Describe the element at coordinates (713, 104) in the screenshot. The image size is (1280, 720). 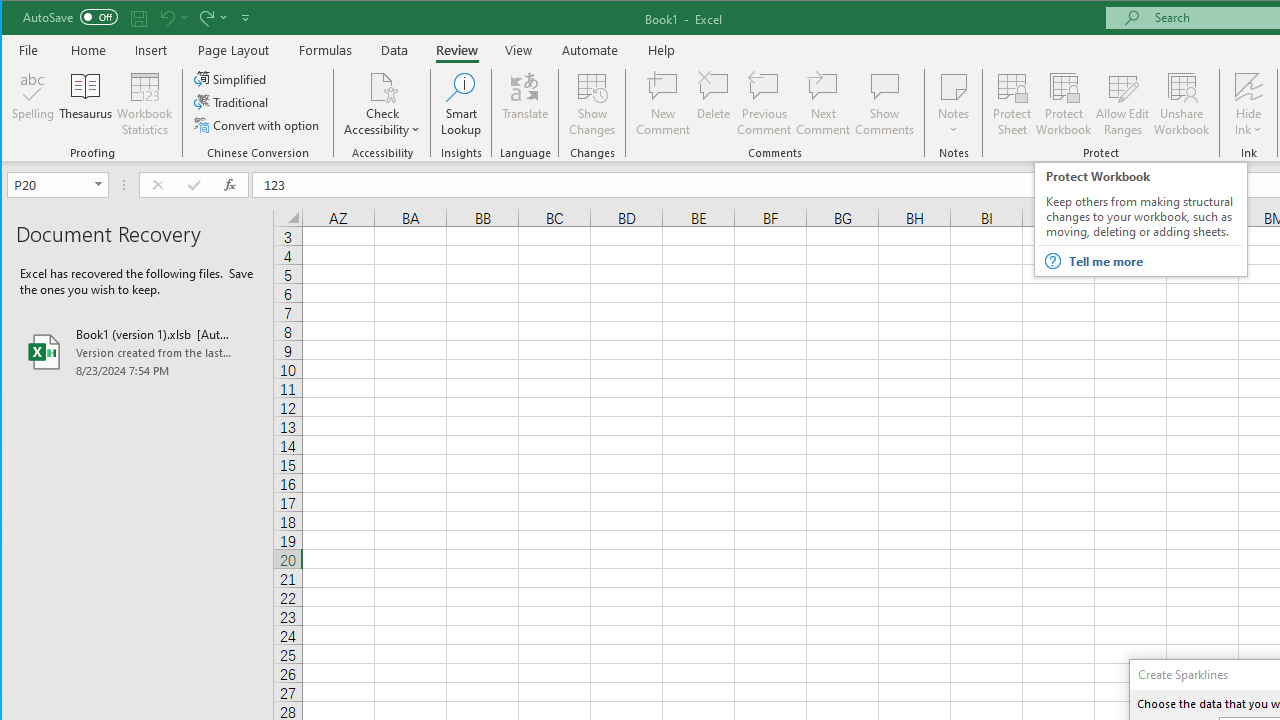
I see `'Delete'` at that location.